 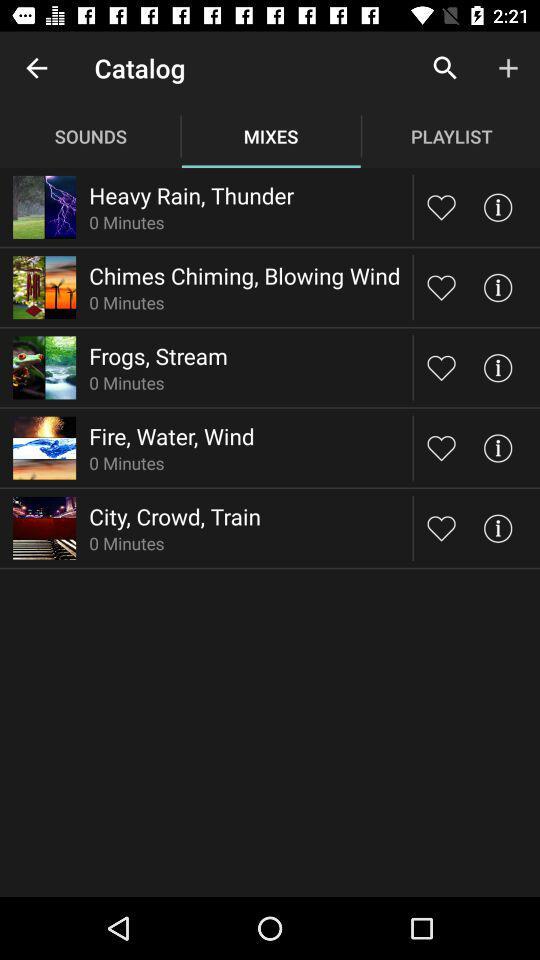 What do you see at coordinates (496, 207) in the screenshot?
I see `information` at bounding box center [496, 207].